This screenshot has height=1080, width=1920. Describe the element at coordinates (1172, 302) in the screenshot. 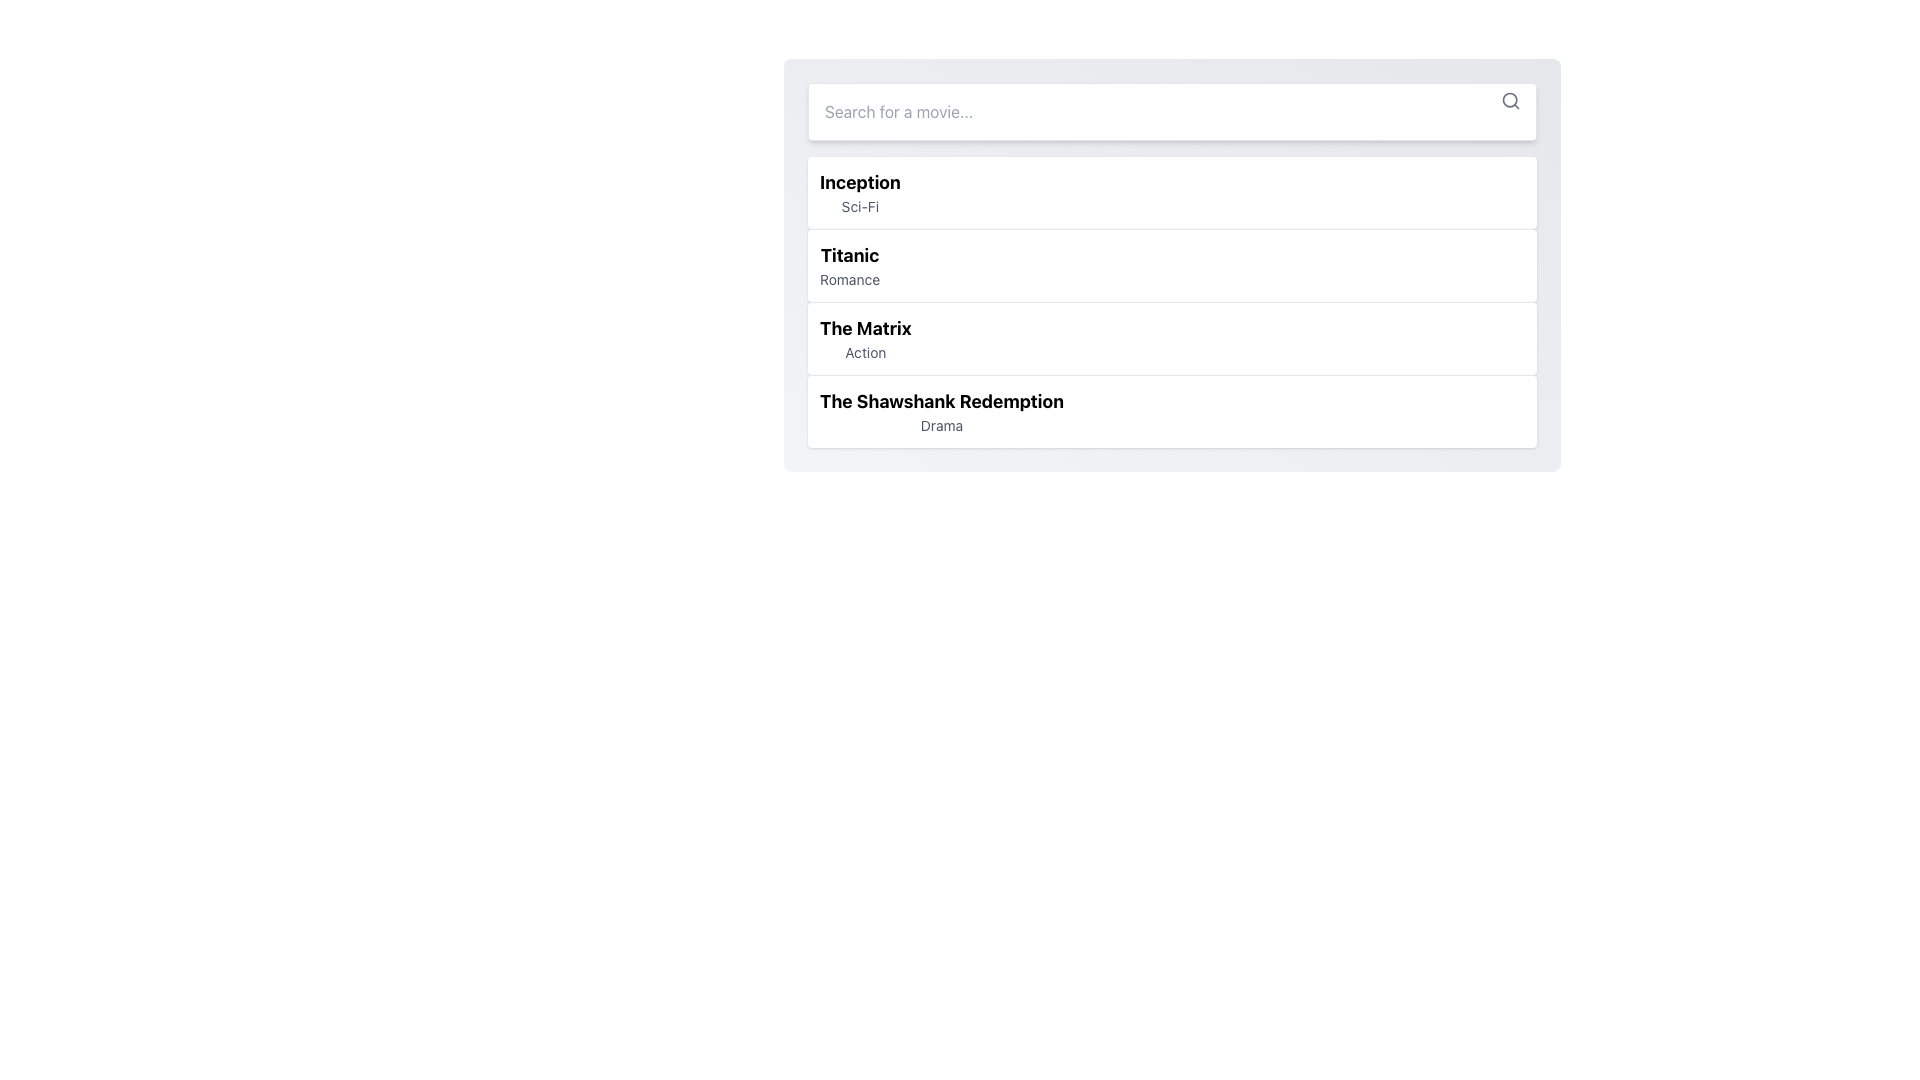

I see `the third item in the movie list titled 'The Matrix' which belongs to the 'Action' genre` at that location.